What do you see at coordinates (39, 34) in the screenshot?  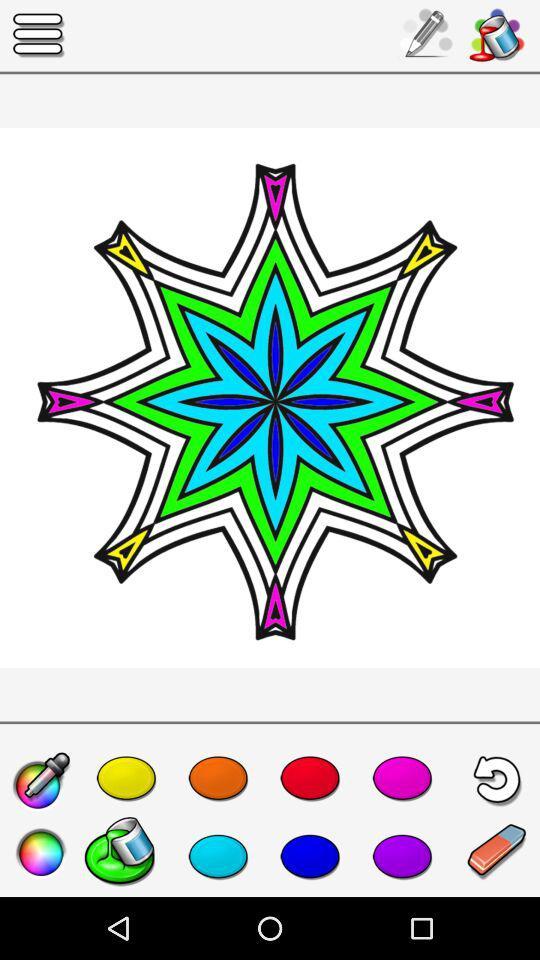 I see `the menu icon` at bounding box center [39, 34].